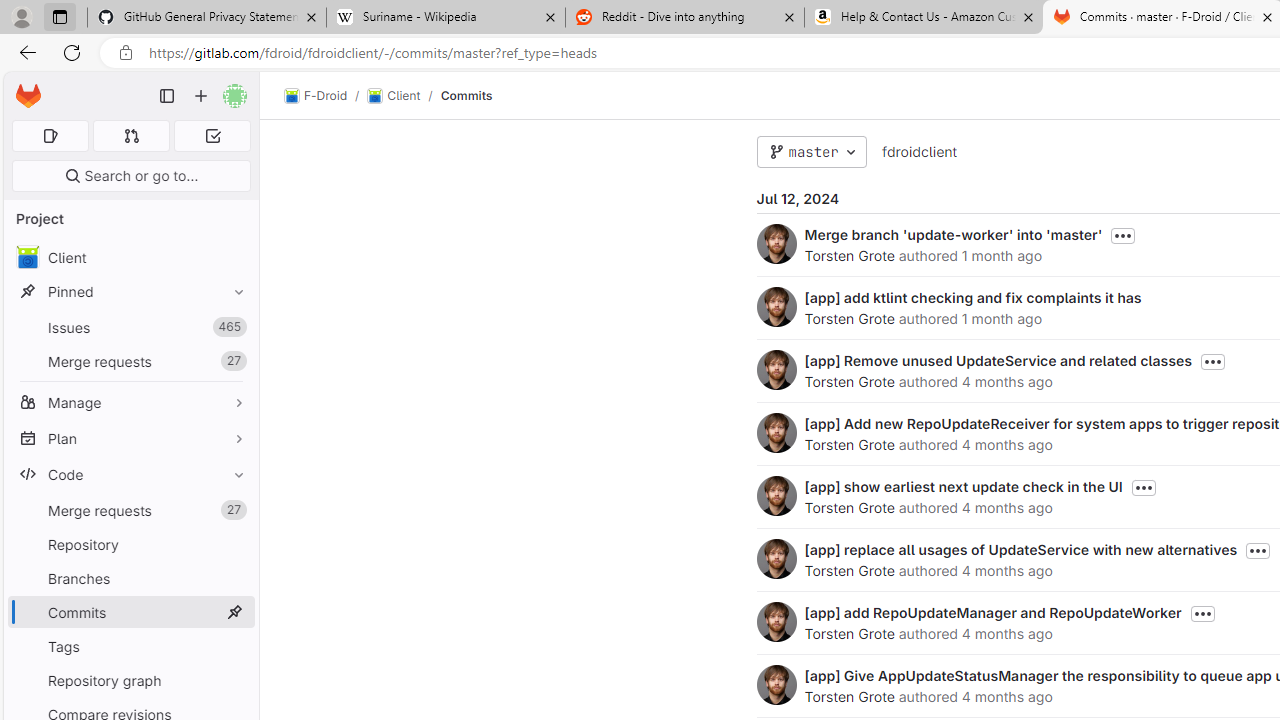 This screenshot has height=720, width=1280. I want to click on 'Branches', so click(130, 578).